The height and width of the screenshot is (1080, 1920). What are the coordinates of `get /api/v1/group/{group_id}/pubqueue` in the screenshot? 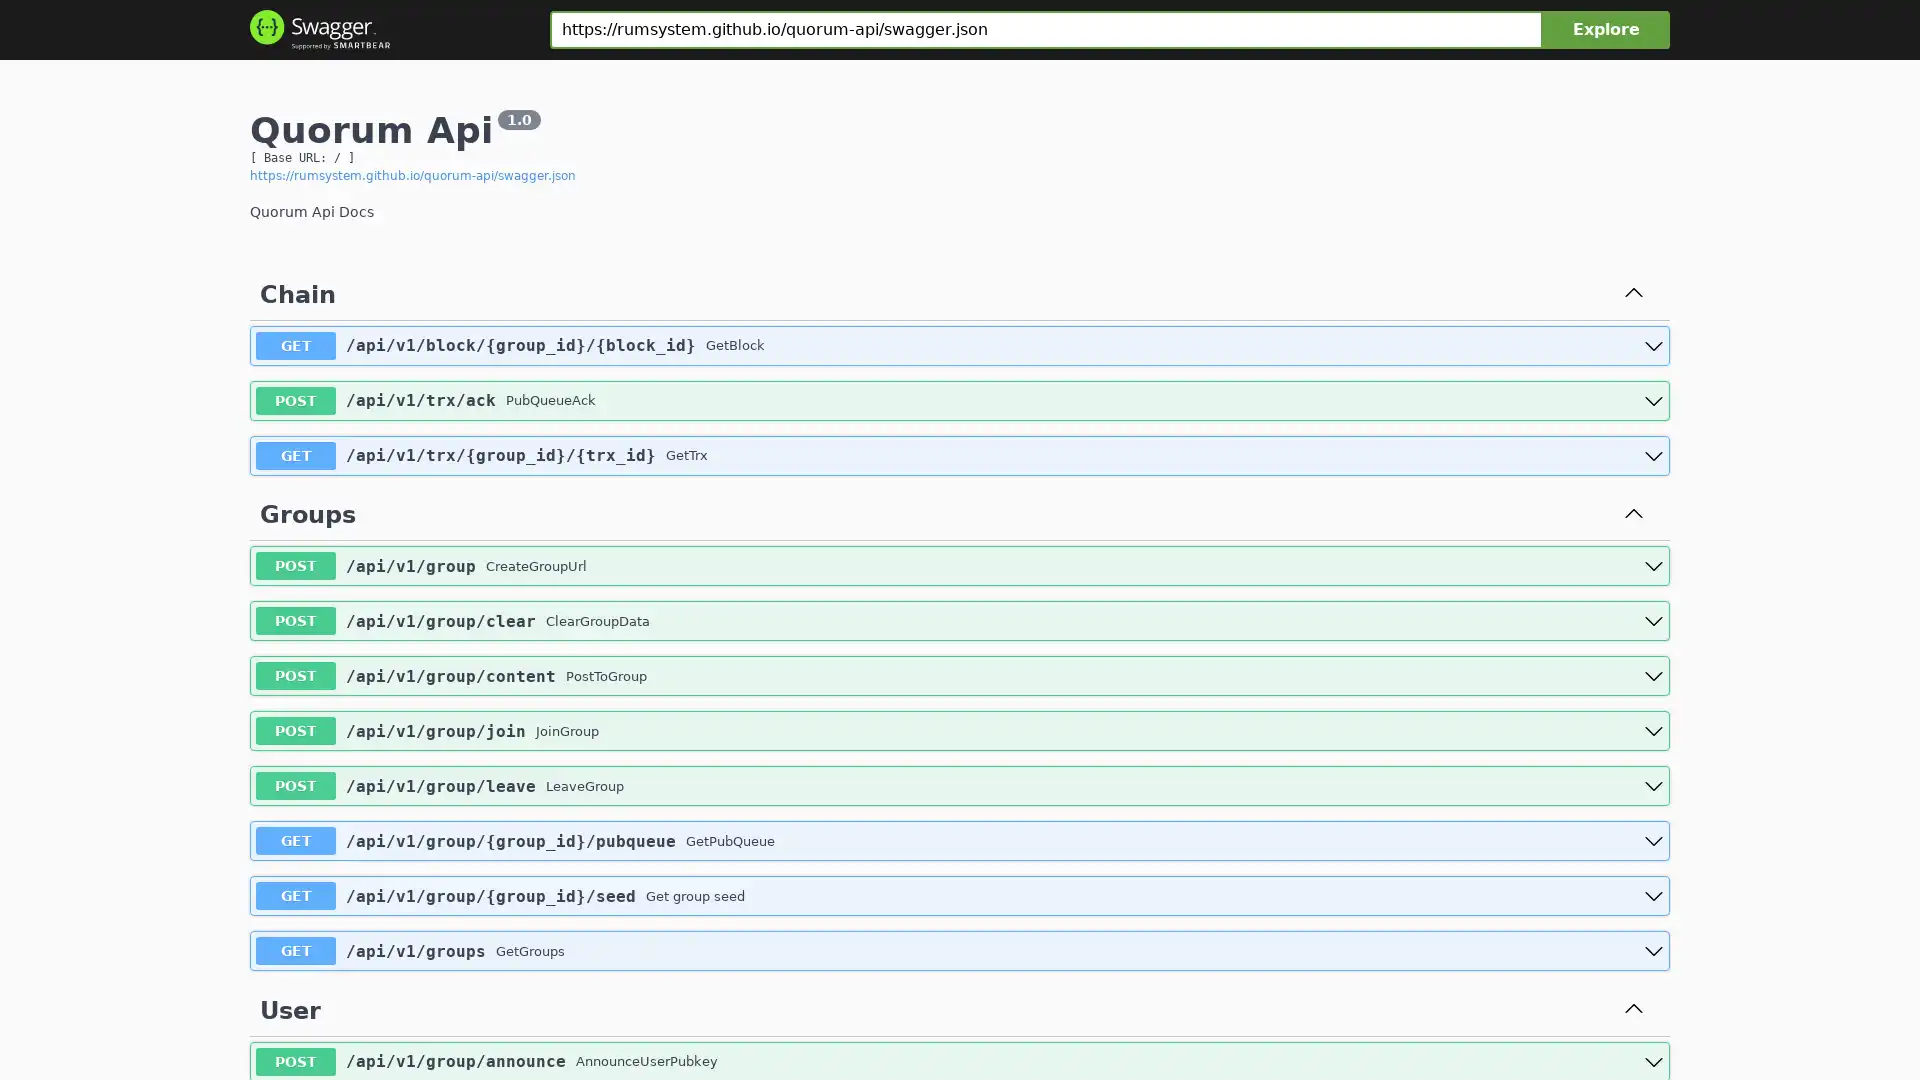 It's located at (960, 840).